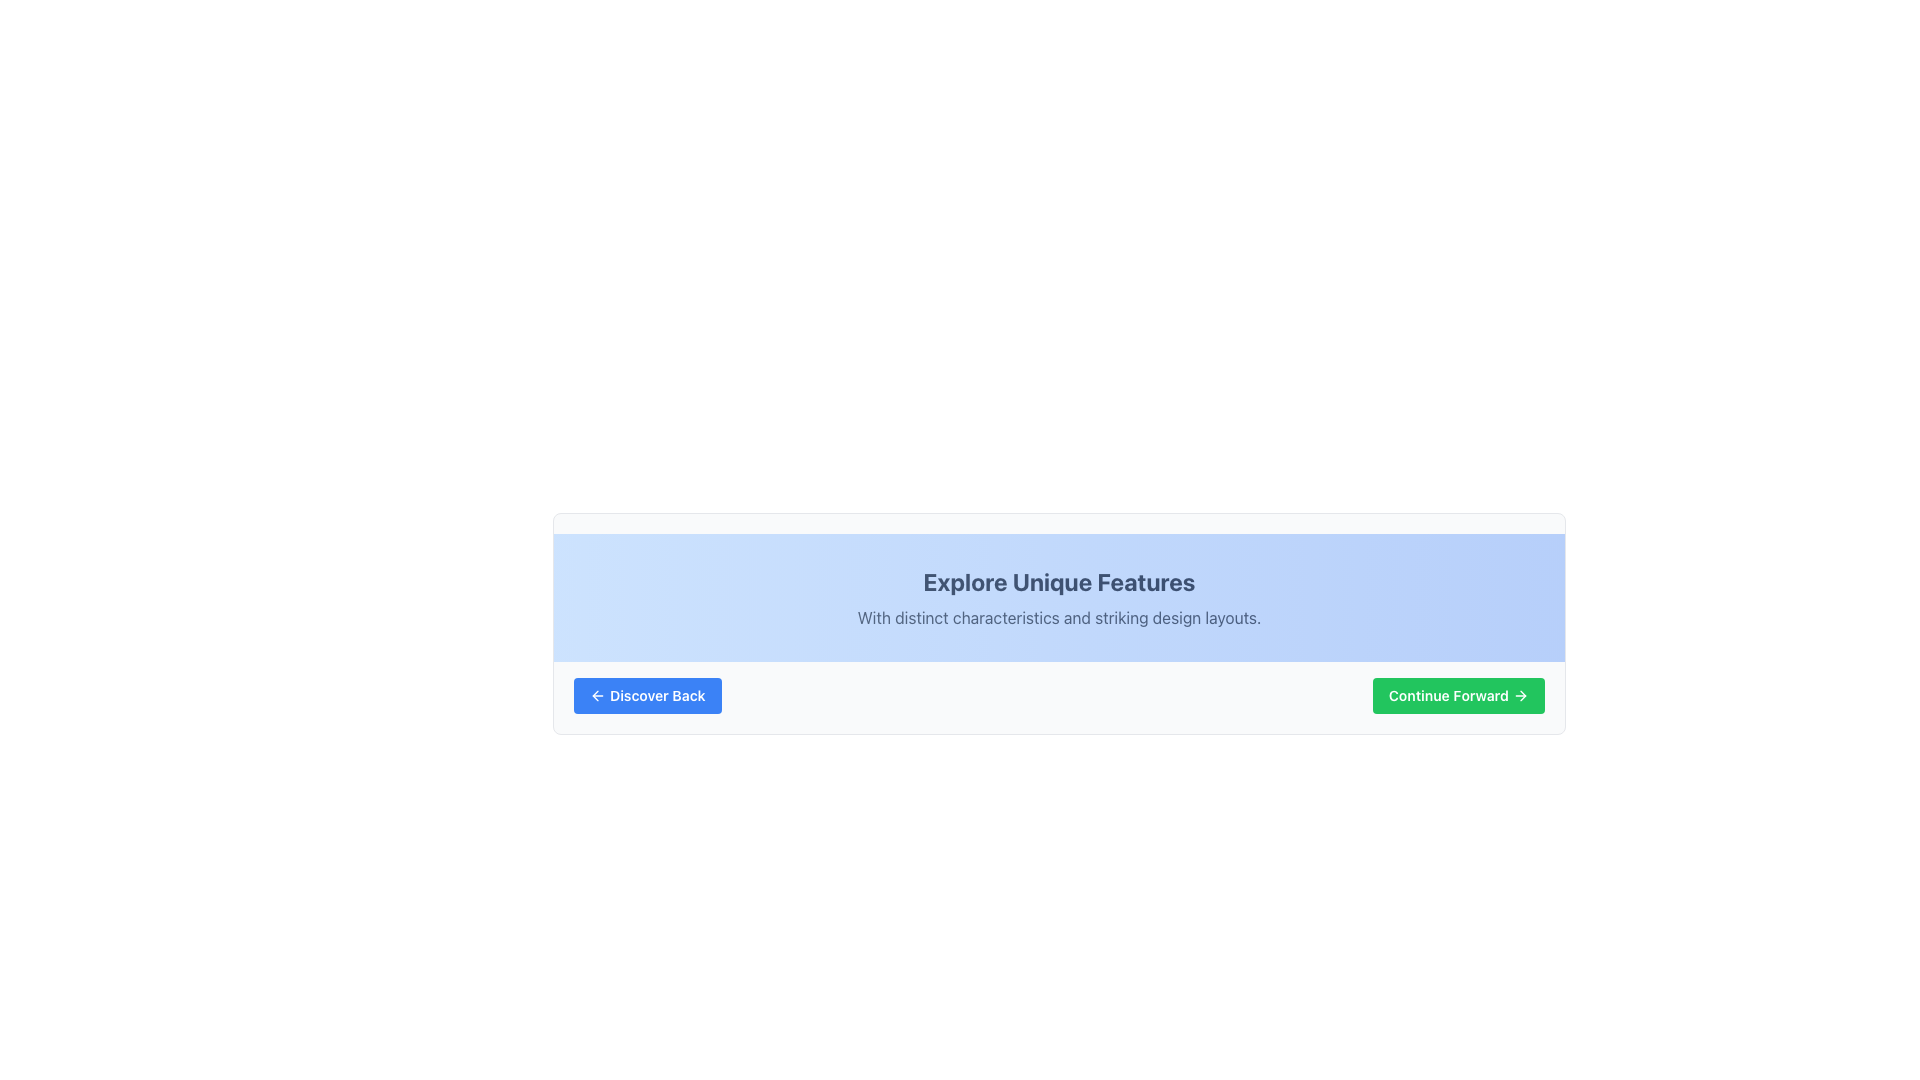 The width and height of the screenshot is (1920, 1080). Describe the element at coordinates (597, 694) in the screenshot. I see `the leftward pointing arrow icon with a blue background, which is part of the 'Discover Back' button` at that location.